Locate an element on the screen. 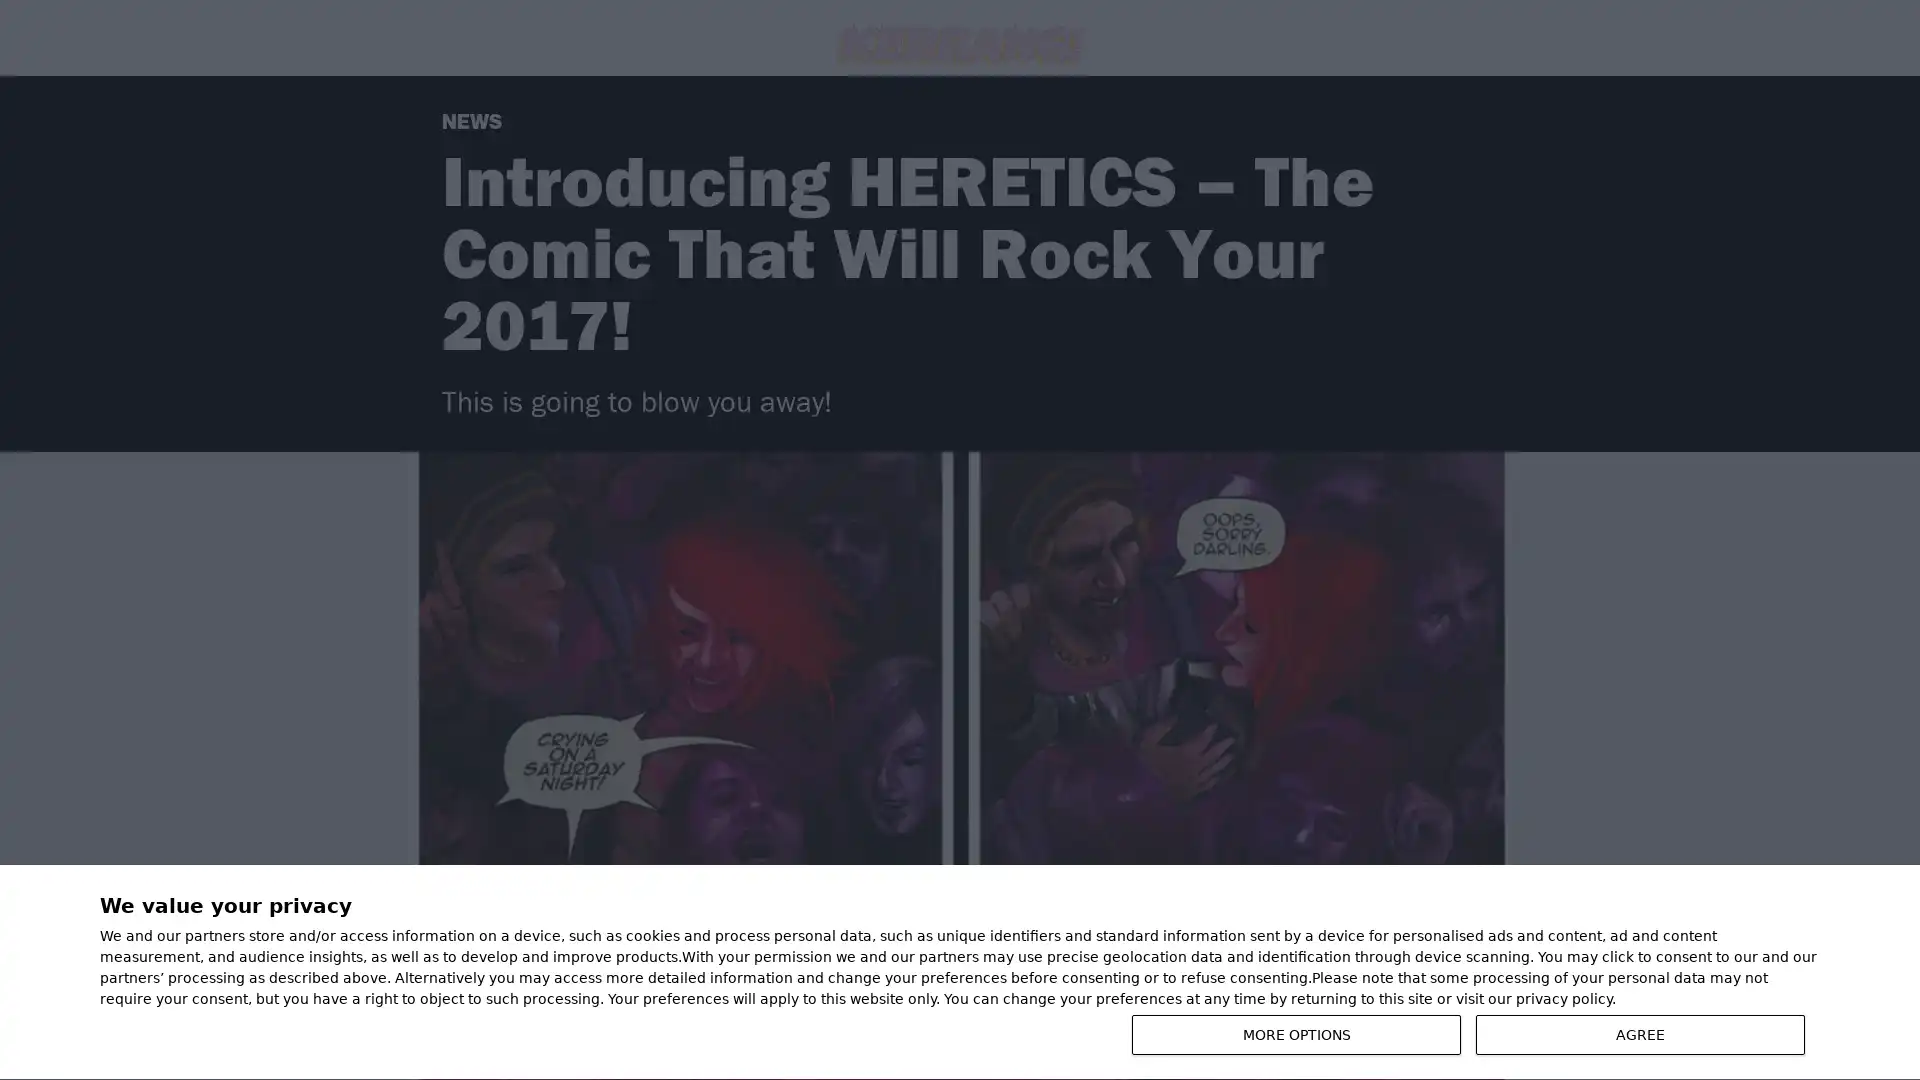  AGREE is located at coordinates (1640, 1034).